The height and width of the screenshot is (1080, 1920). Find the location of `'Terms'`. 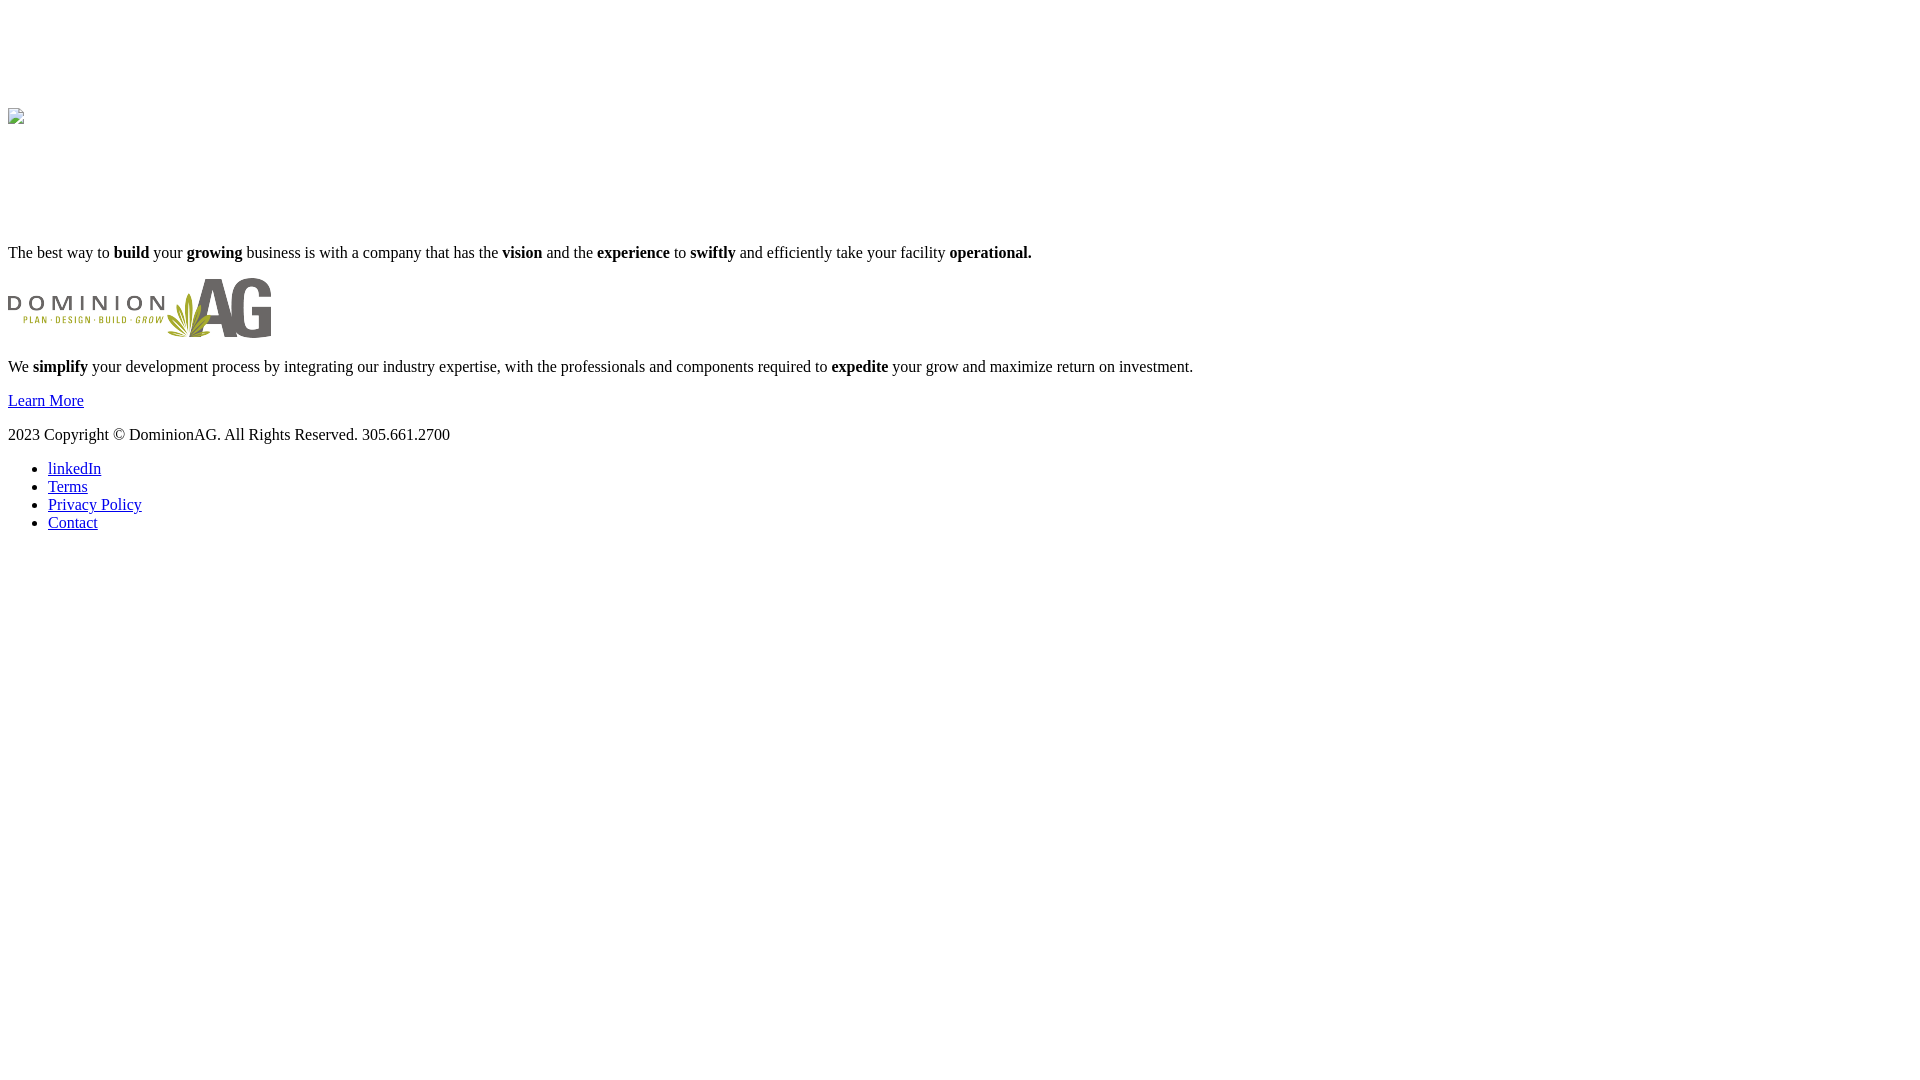

'Terms' is located at coordinates (67, 486).